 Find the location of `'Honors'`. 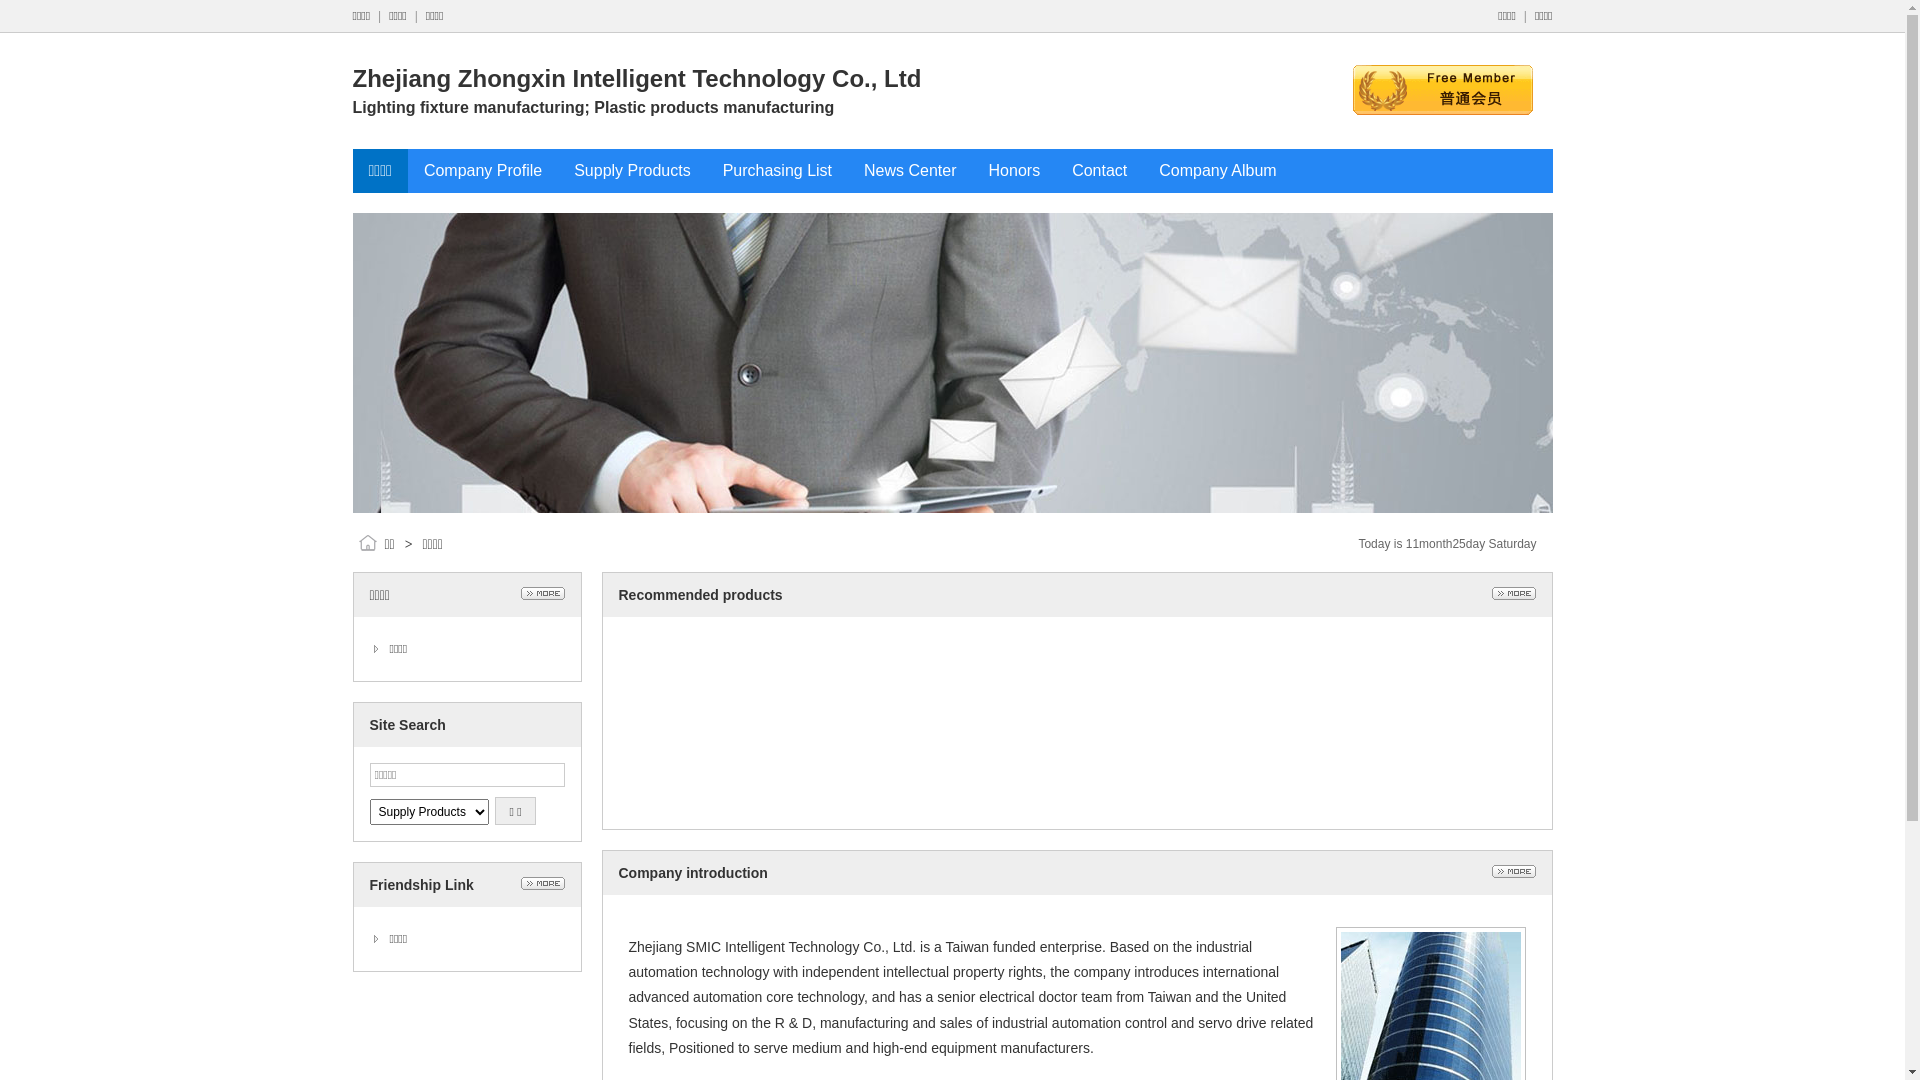

'Honors' is located at coordinates (1014, 169).